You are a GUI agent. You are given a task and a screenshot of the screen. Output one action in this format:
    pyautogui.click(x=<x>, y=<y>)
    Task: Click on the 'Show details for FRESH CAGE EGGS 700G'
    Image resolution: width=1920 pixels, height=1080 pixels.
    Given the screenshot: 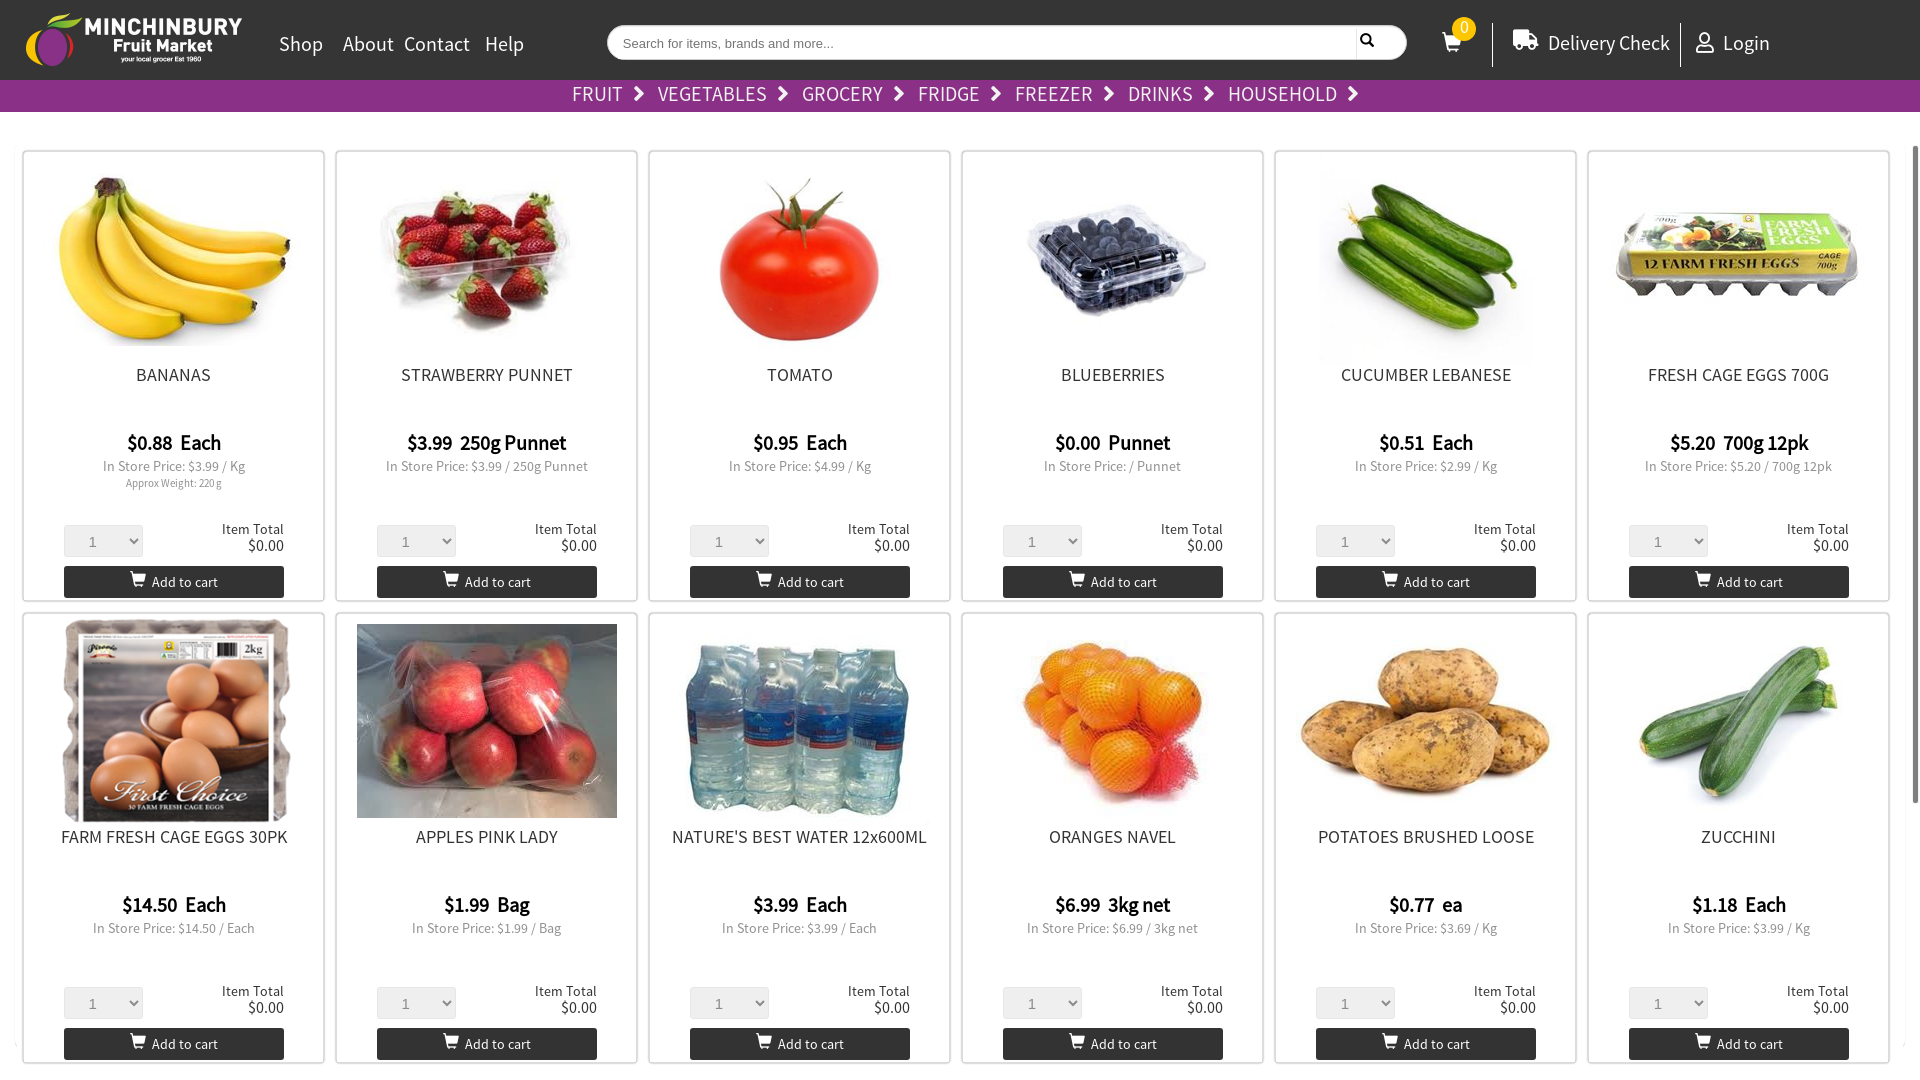 What is the action you would take?
    pyautogui.click(x=1608, y=257)
    